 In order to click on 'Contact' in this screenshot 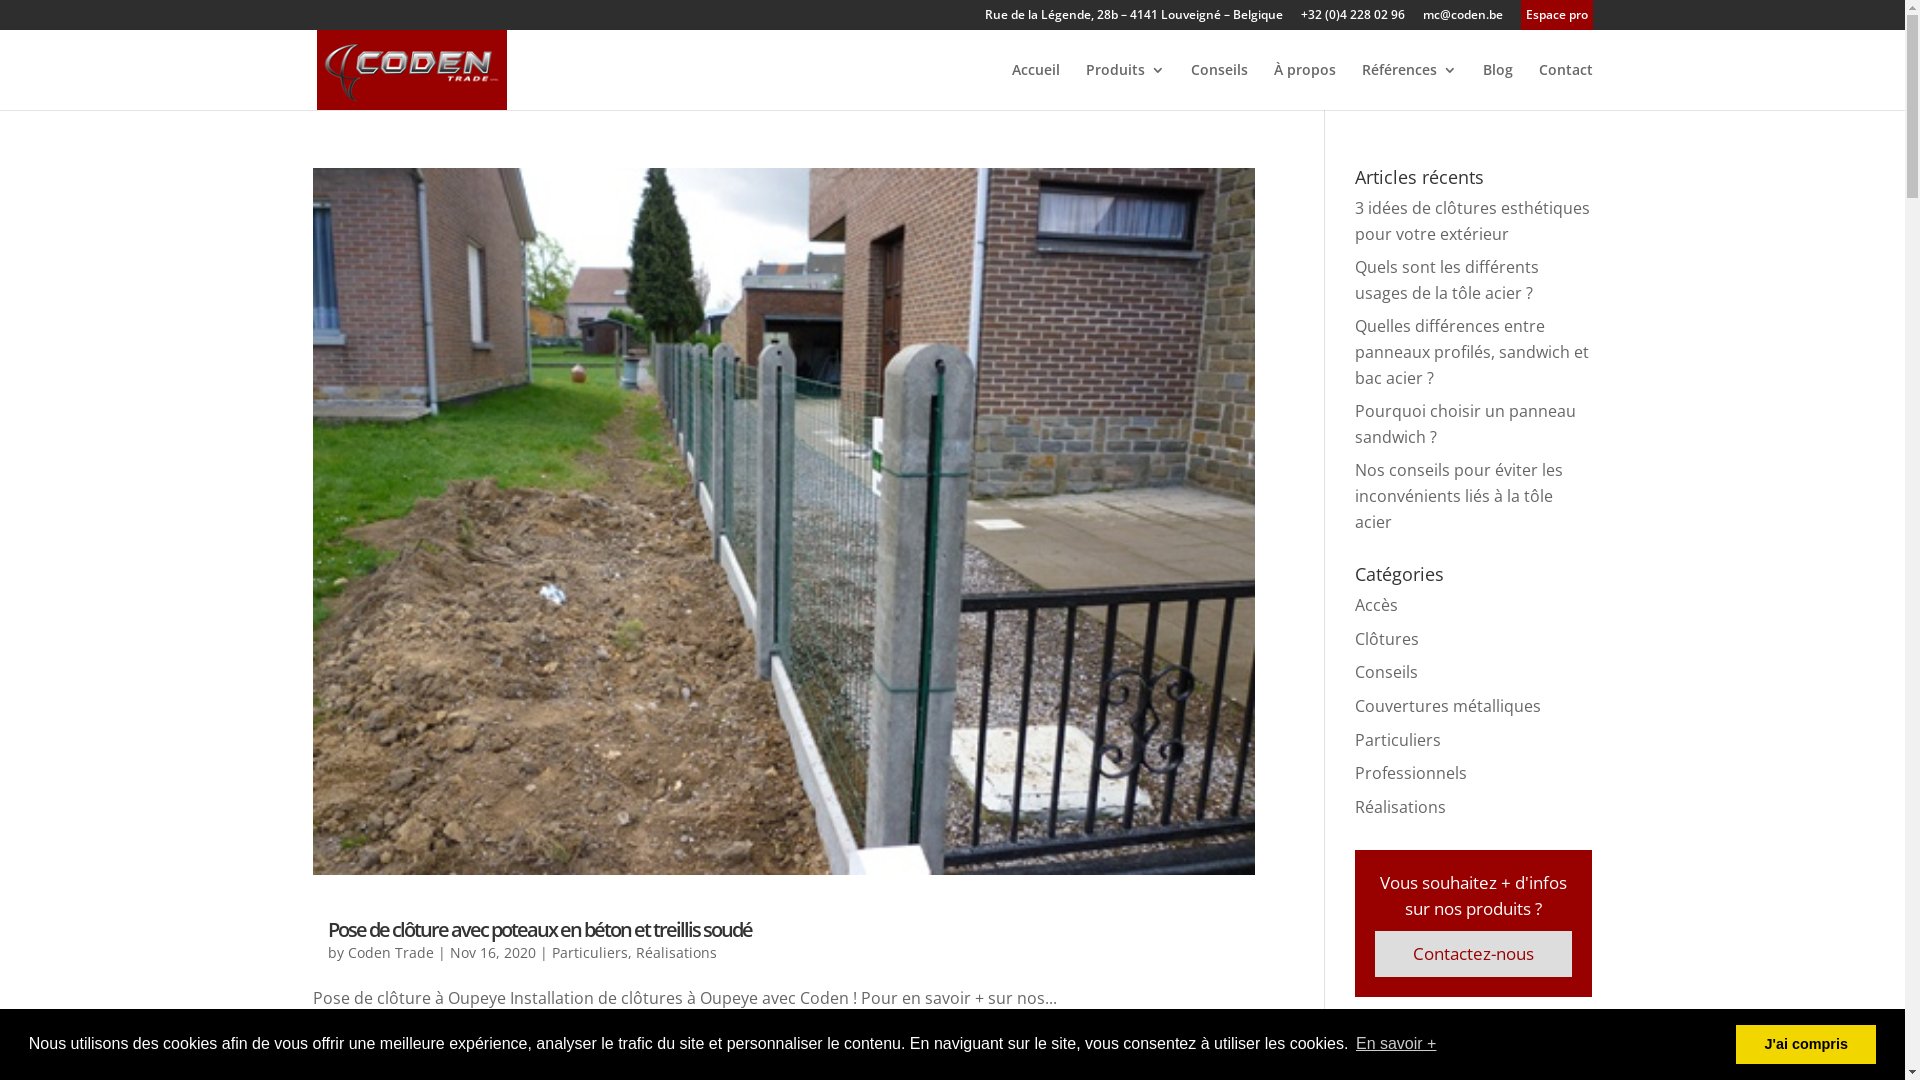, I will do `click(1563, 85)`.